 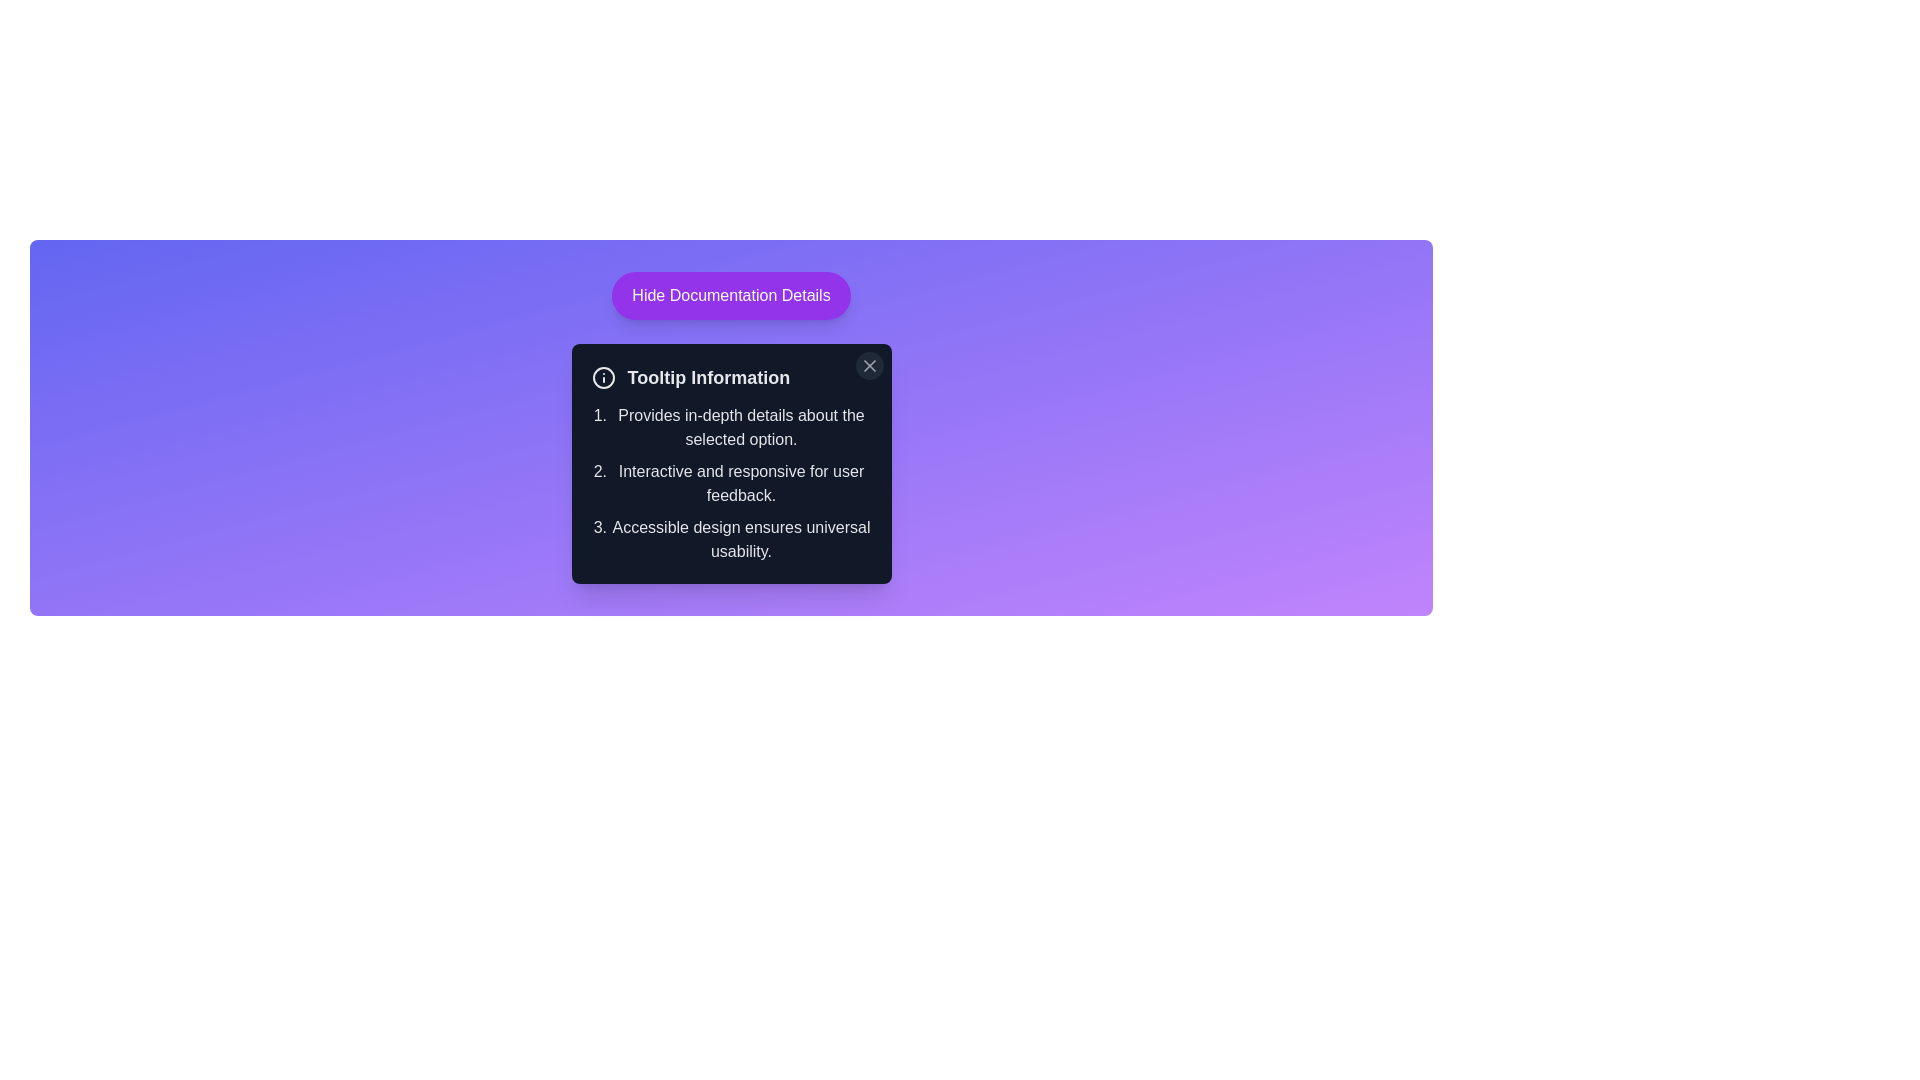 I want to click on the 'X' icon located at the top-right corner of the pop-up tooltip, so click(x=869, y=366).